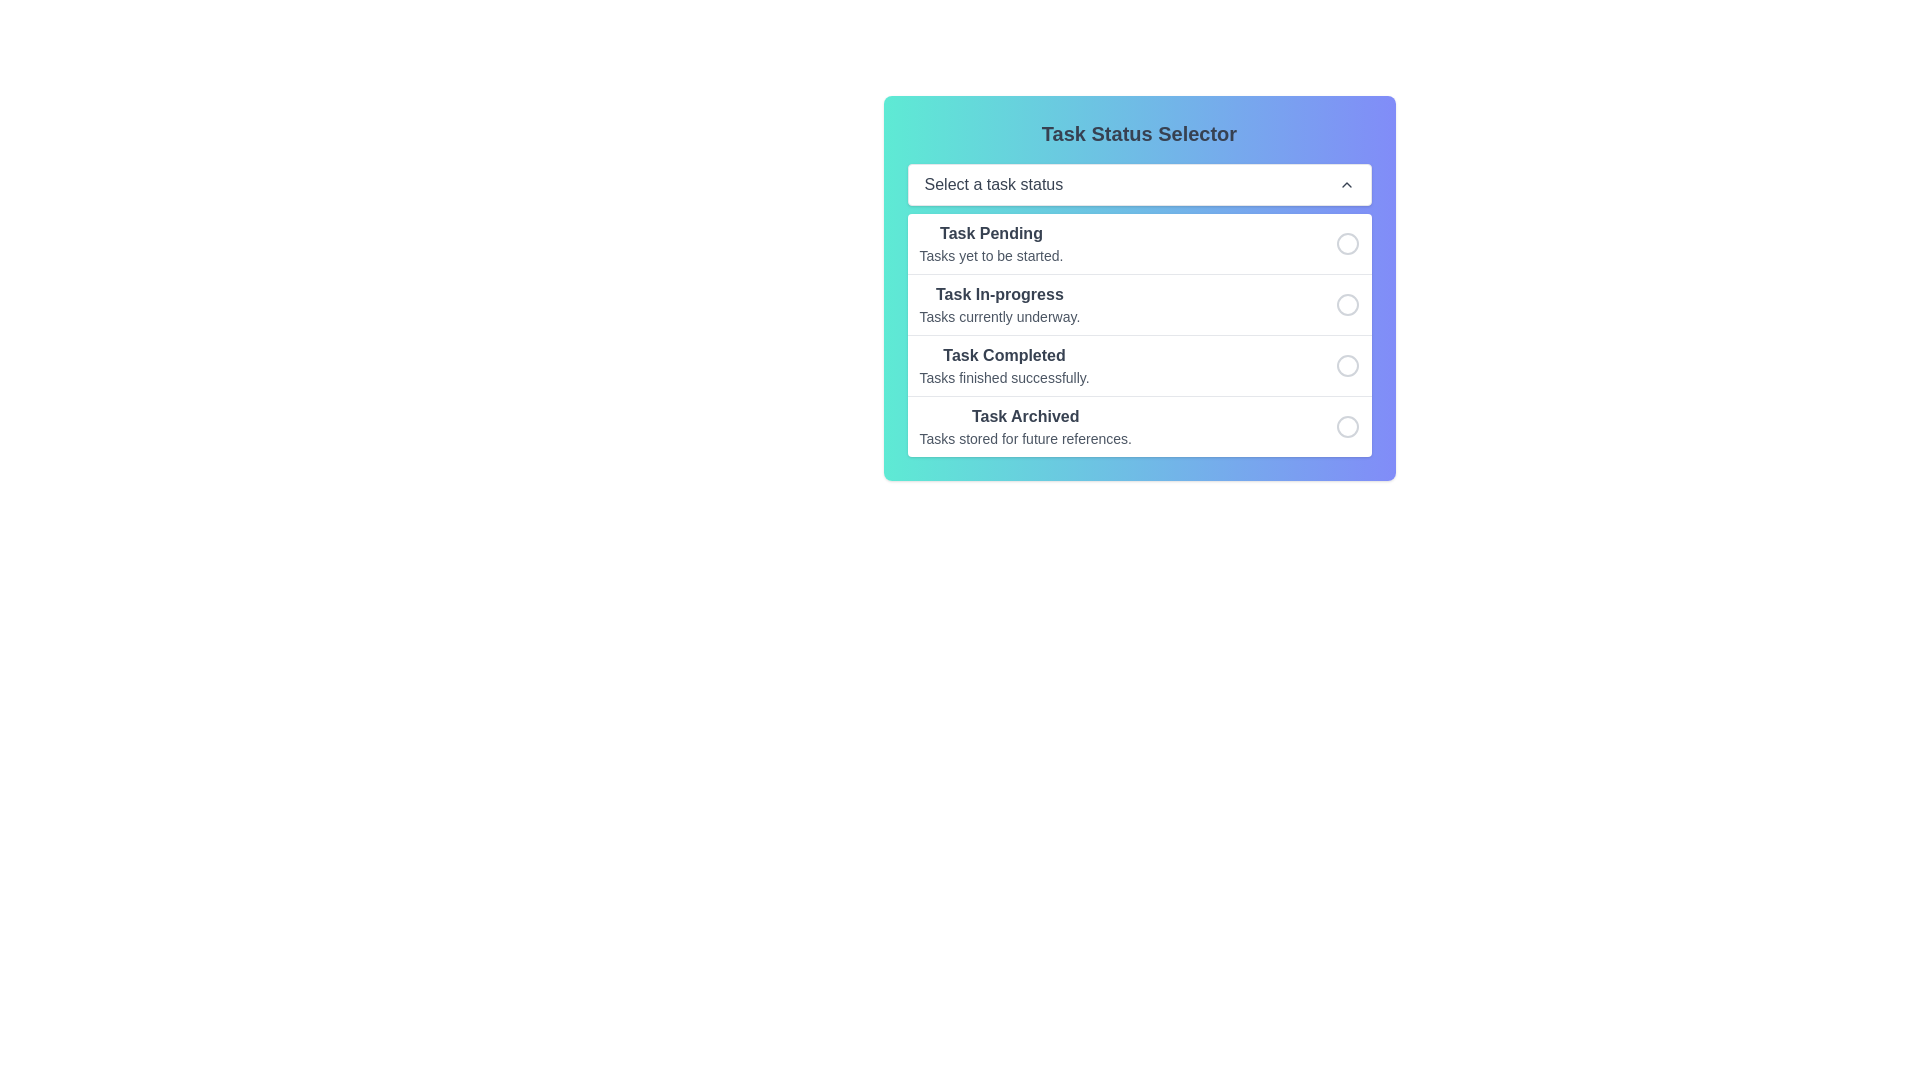 Image resolution: width=1920 pixels, height=1080 pixels. I want to click on the 'Completed' task status option in the Task Status Selector panel by clicking on it, so click(1139, 365).